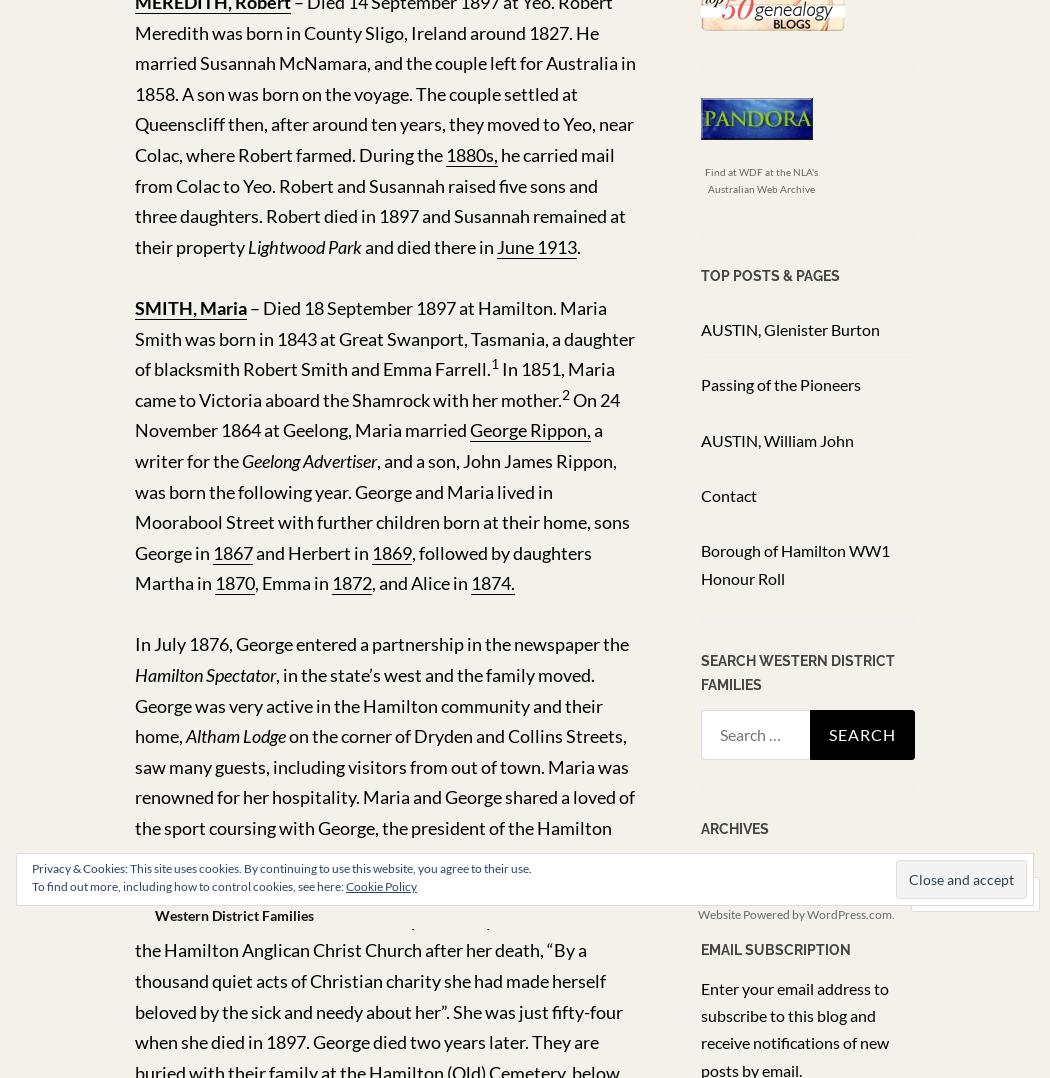 The height and width of the screenshot is (1078, 1050). I want to click on 'and Herbert in', so click(312, 551).